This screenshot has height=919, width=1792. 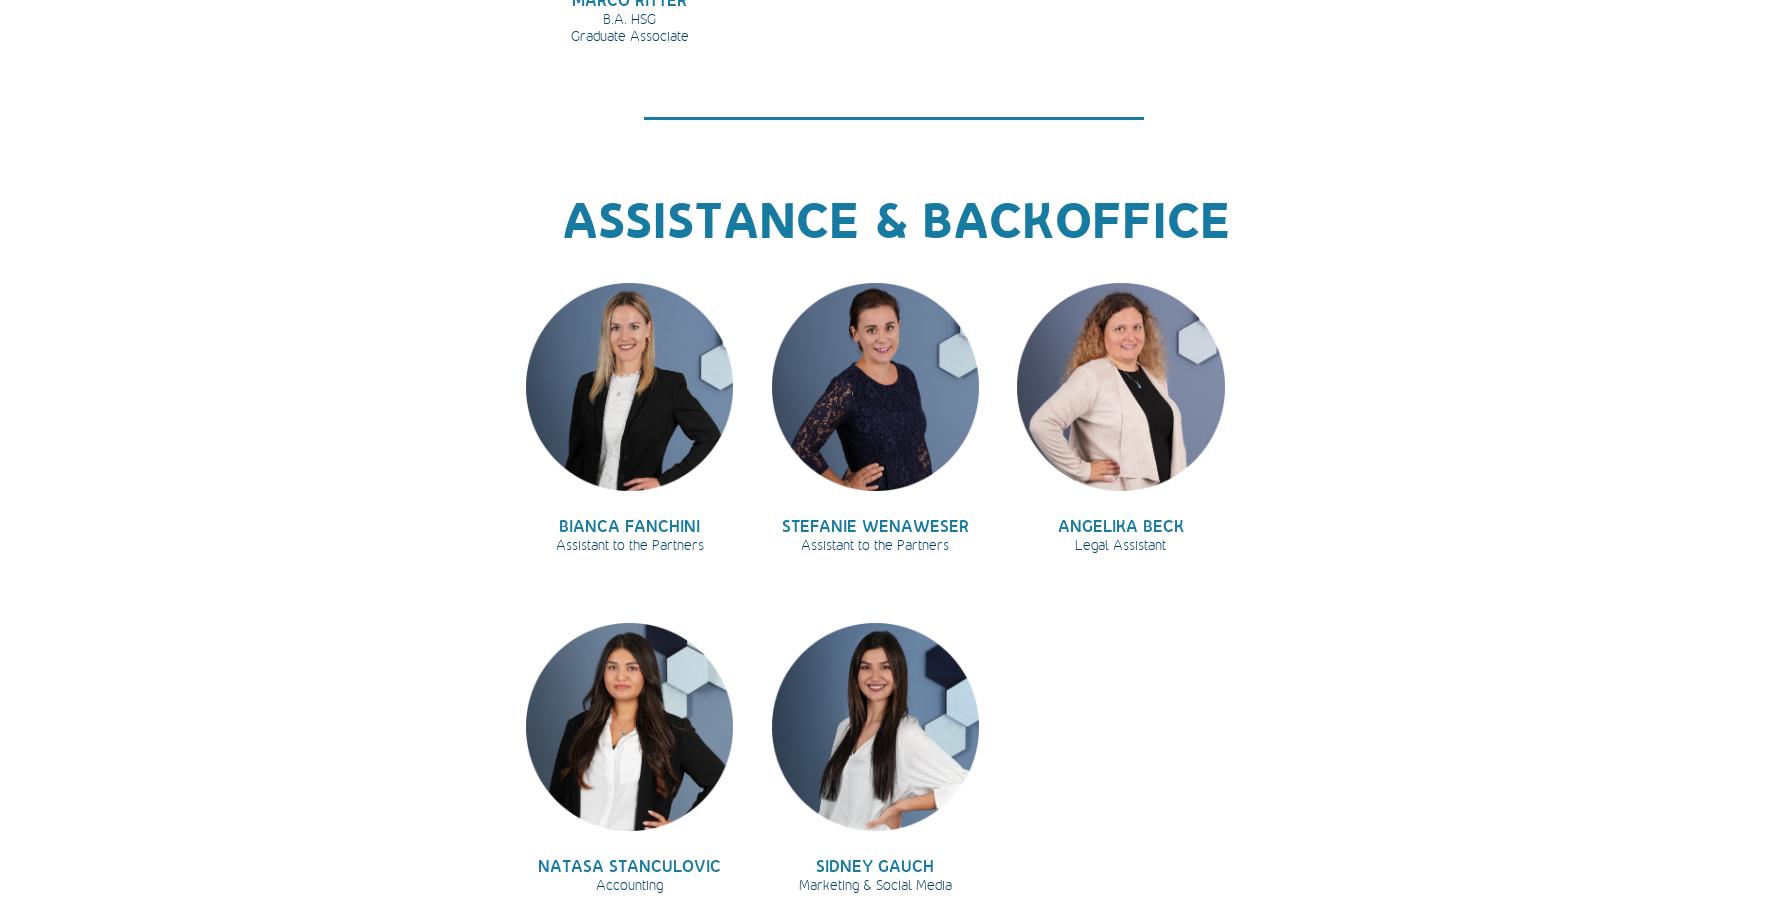 What do you see at coordinates (895, 220) in the screenshot?
I see `'ASSISTANCE & BACKOFFICE'` at bounding box center [895, 220].